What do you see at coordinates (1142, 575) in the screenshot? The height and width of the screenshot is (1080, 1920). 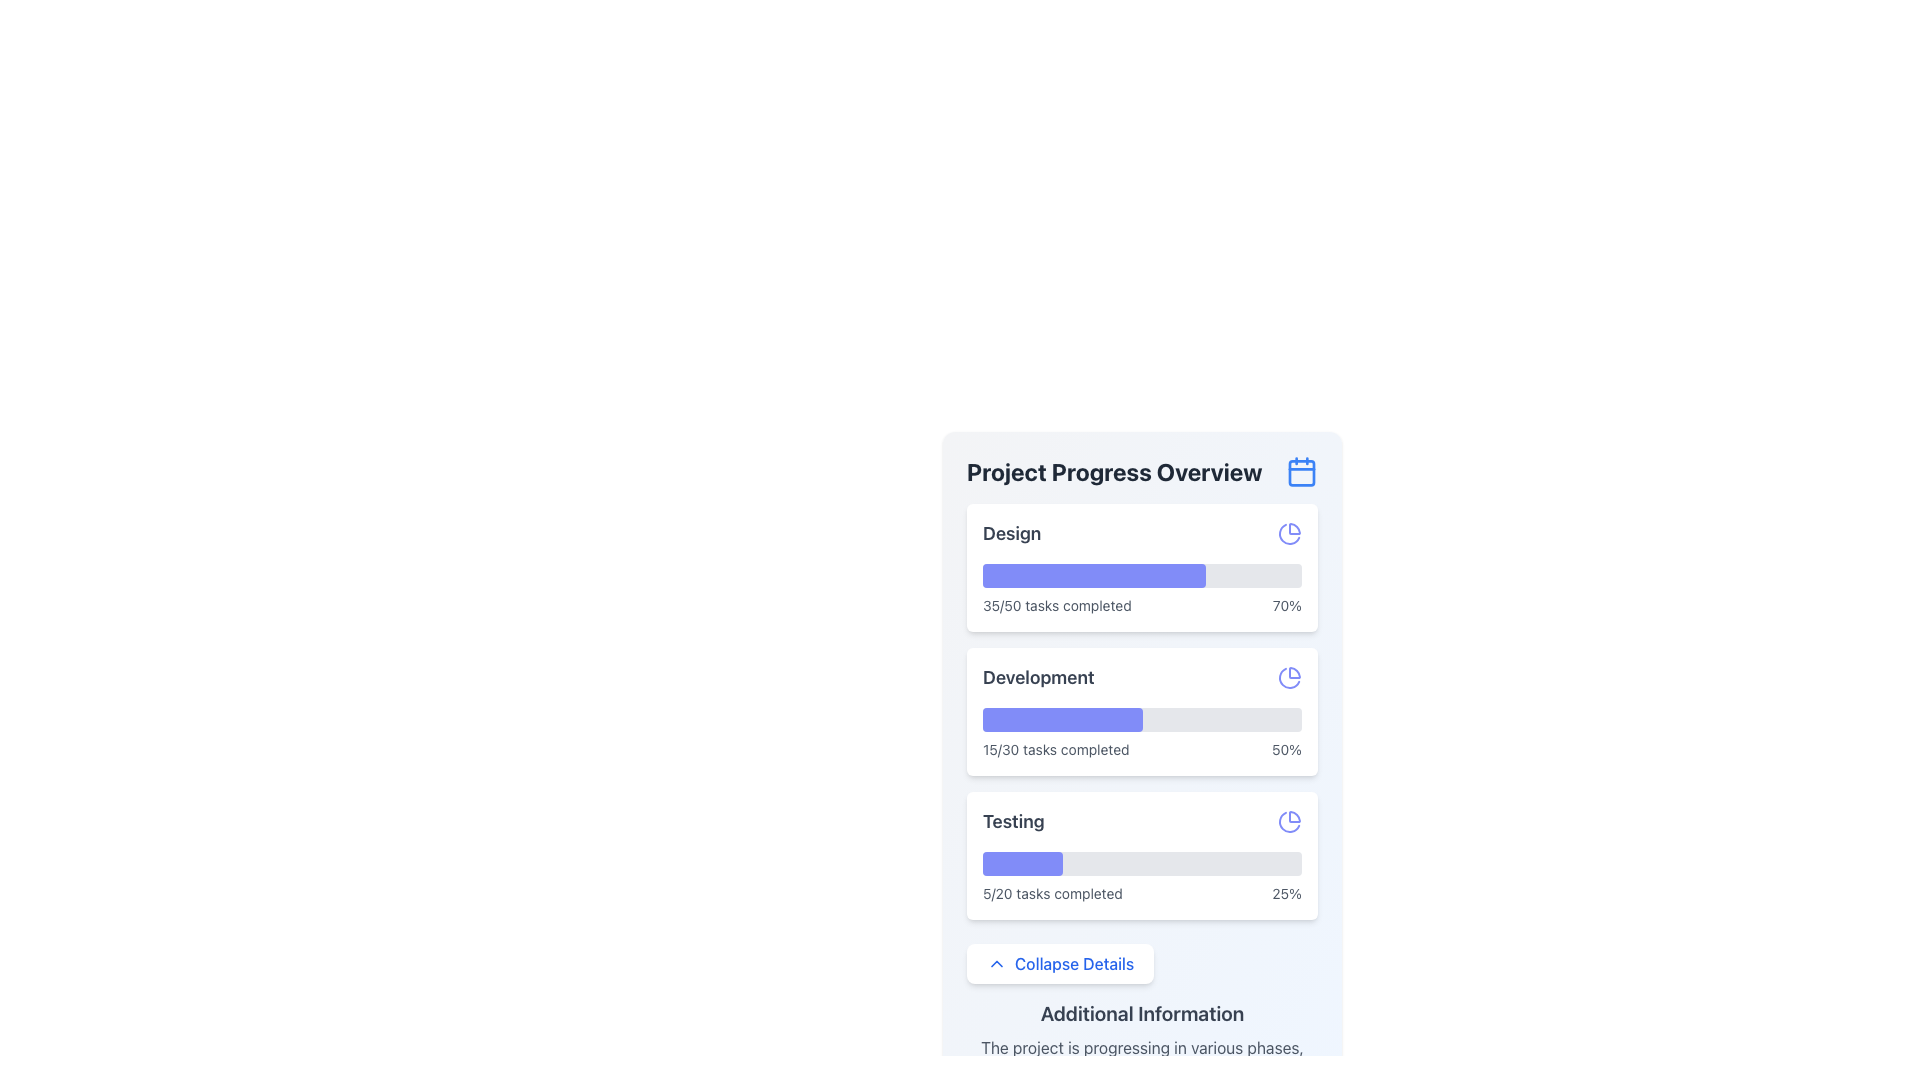 I see `the progress bar located in the 'Project Progress Overview' section, which is styled in indigo and indicates 70% completion, positioned beneath the 'Design' title` at bounding box center [1142, 575].